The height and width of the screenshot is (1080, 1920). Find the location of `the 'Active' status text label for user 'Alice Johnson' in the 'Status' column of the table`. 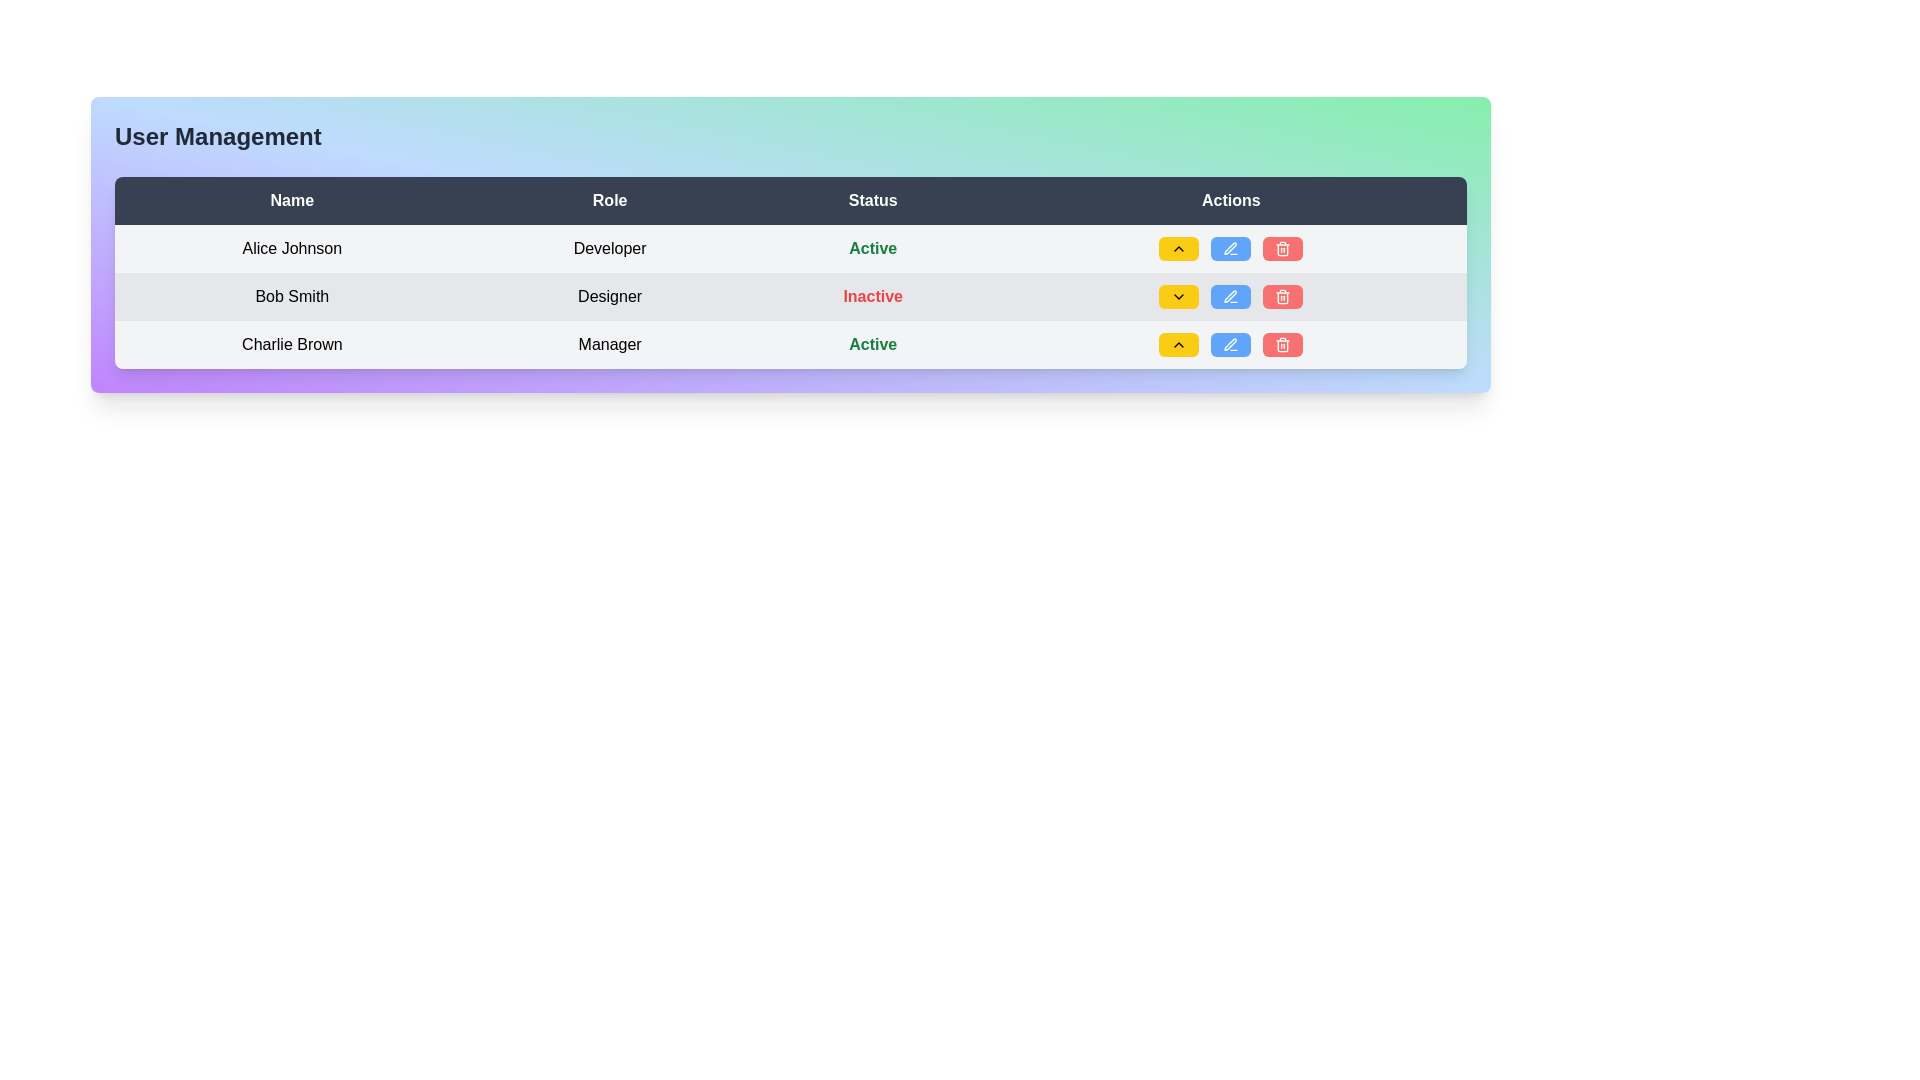

the 'Active' status text label for user 'Alice Johnson' in the 'Status' column of the table is located at coordinates (873, 248).